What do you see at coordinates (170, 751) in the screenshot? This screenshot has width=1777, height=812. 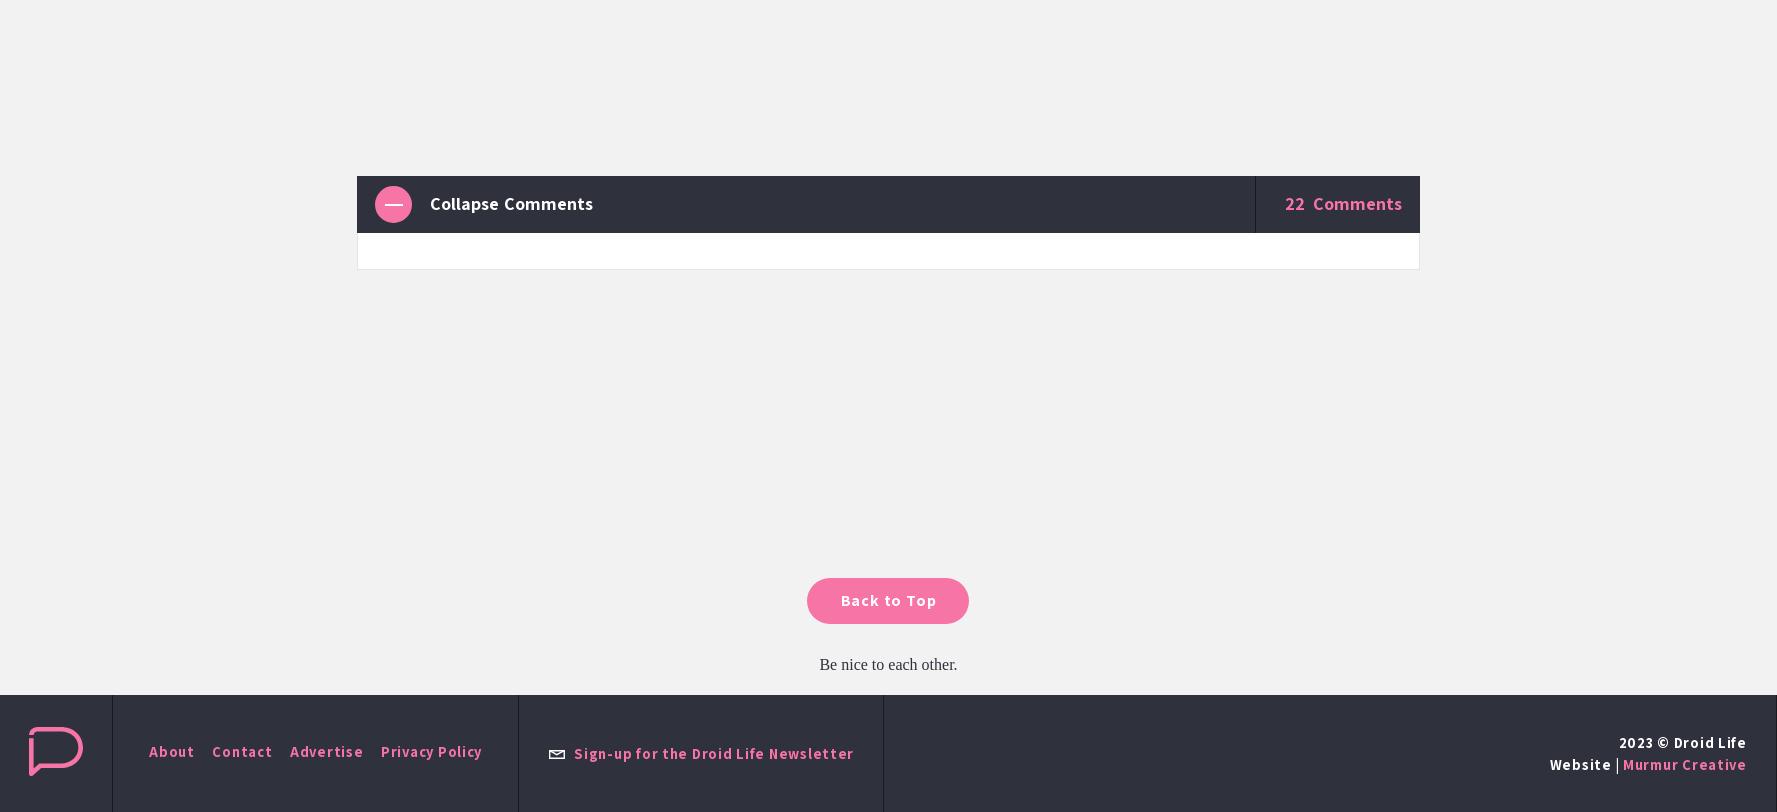 I see `'About'` at bounding box center [170, 751].